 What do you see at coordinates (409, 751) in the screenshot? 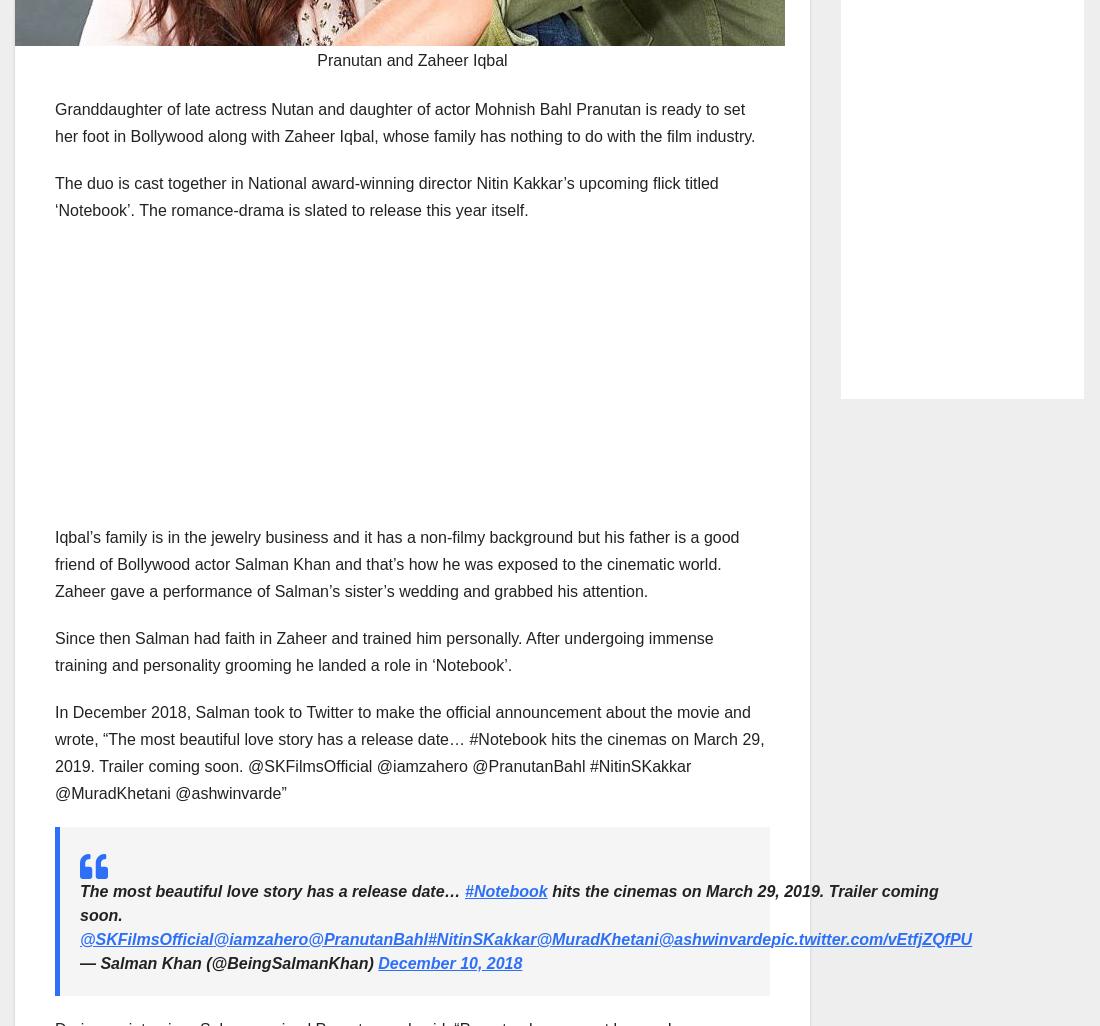
I see `'In December 2018, Salman took to Twitter to make the official announcement about the movie and wrote, “The most beautiful love story has a release date… #Notebook hits the cinemas on March 29, 2019. Trailer coming soon. @SKFilmsOfficial @iamzahero @PranutanBahl #NitinSKakkar @MuradKhetani @ashwinvarde”'` at bounding box center [409, 751].